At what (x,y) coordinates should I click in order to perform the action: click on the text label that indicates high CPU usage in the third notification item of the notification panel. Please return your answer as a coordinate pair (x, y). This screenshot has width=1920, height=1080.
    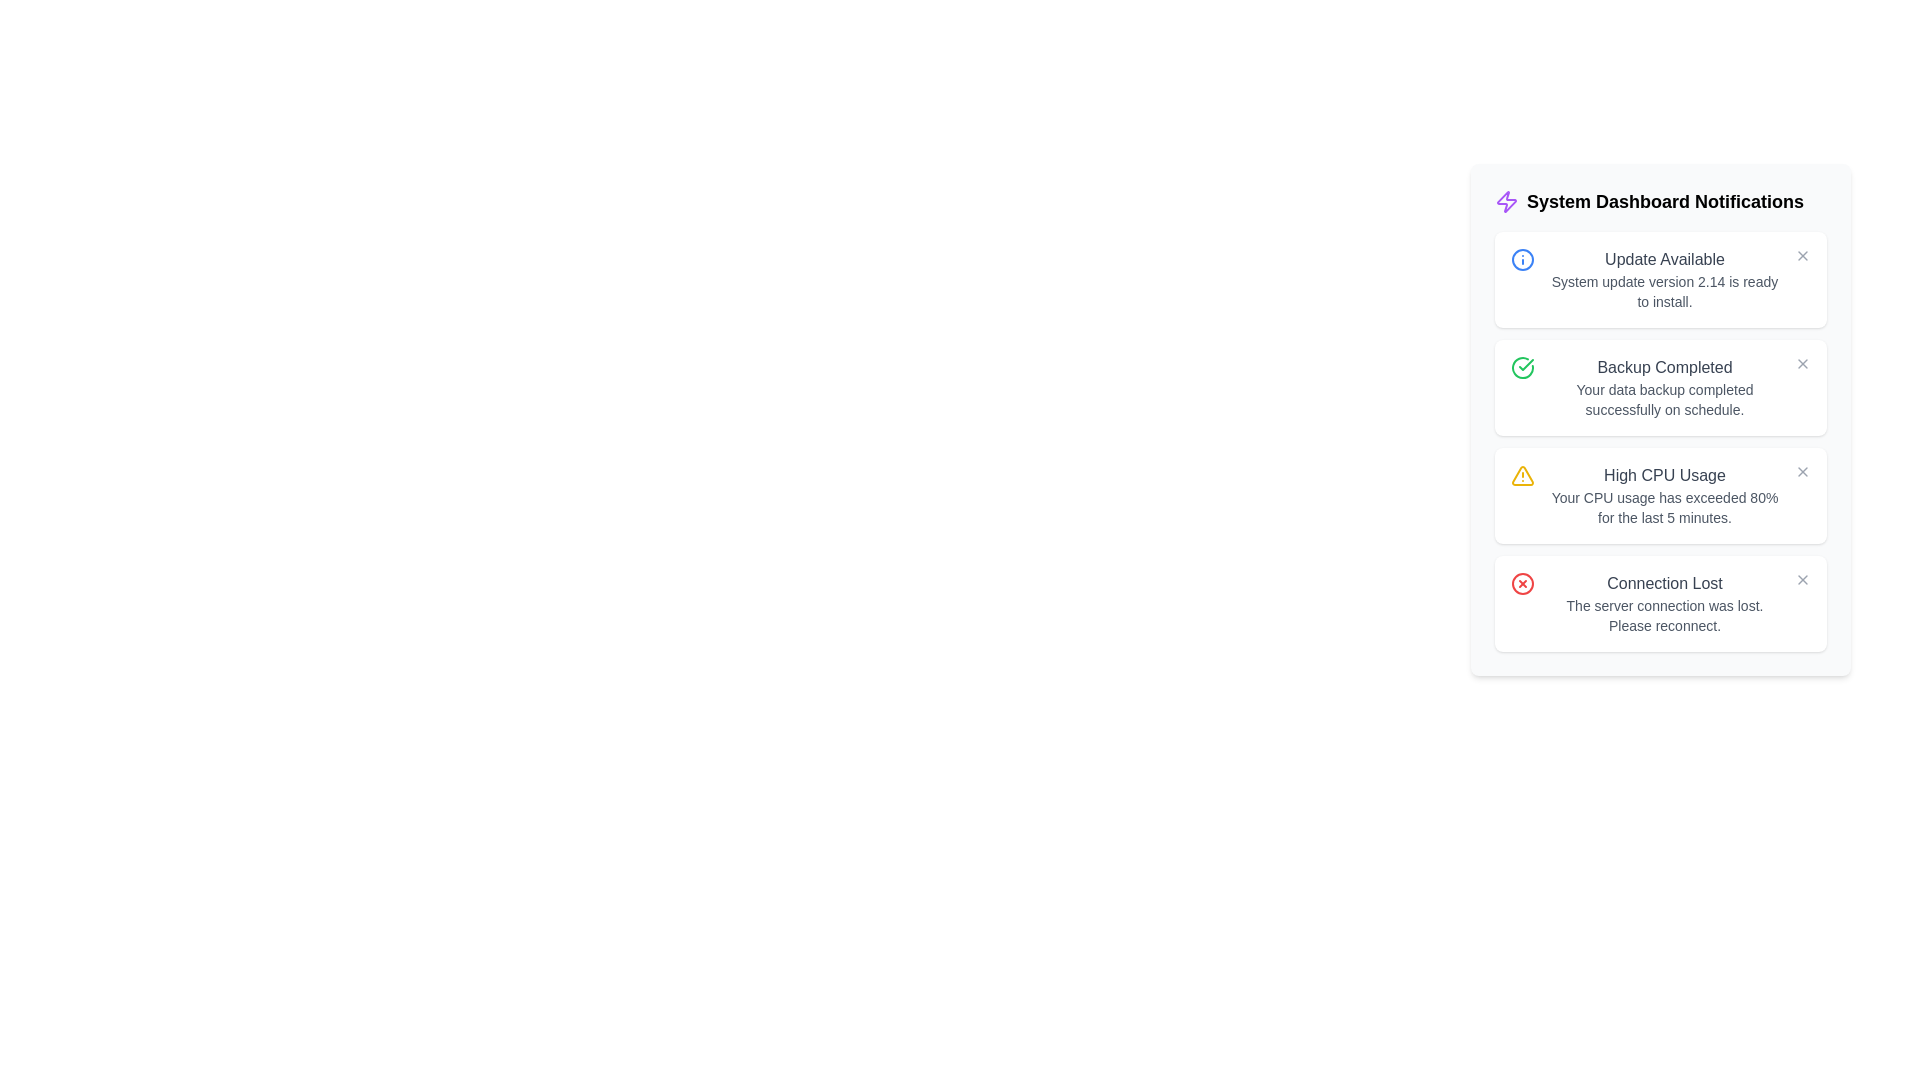
    Looking at the image, I should click on (1665, 475).